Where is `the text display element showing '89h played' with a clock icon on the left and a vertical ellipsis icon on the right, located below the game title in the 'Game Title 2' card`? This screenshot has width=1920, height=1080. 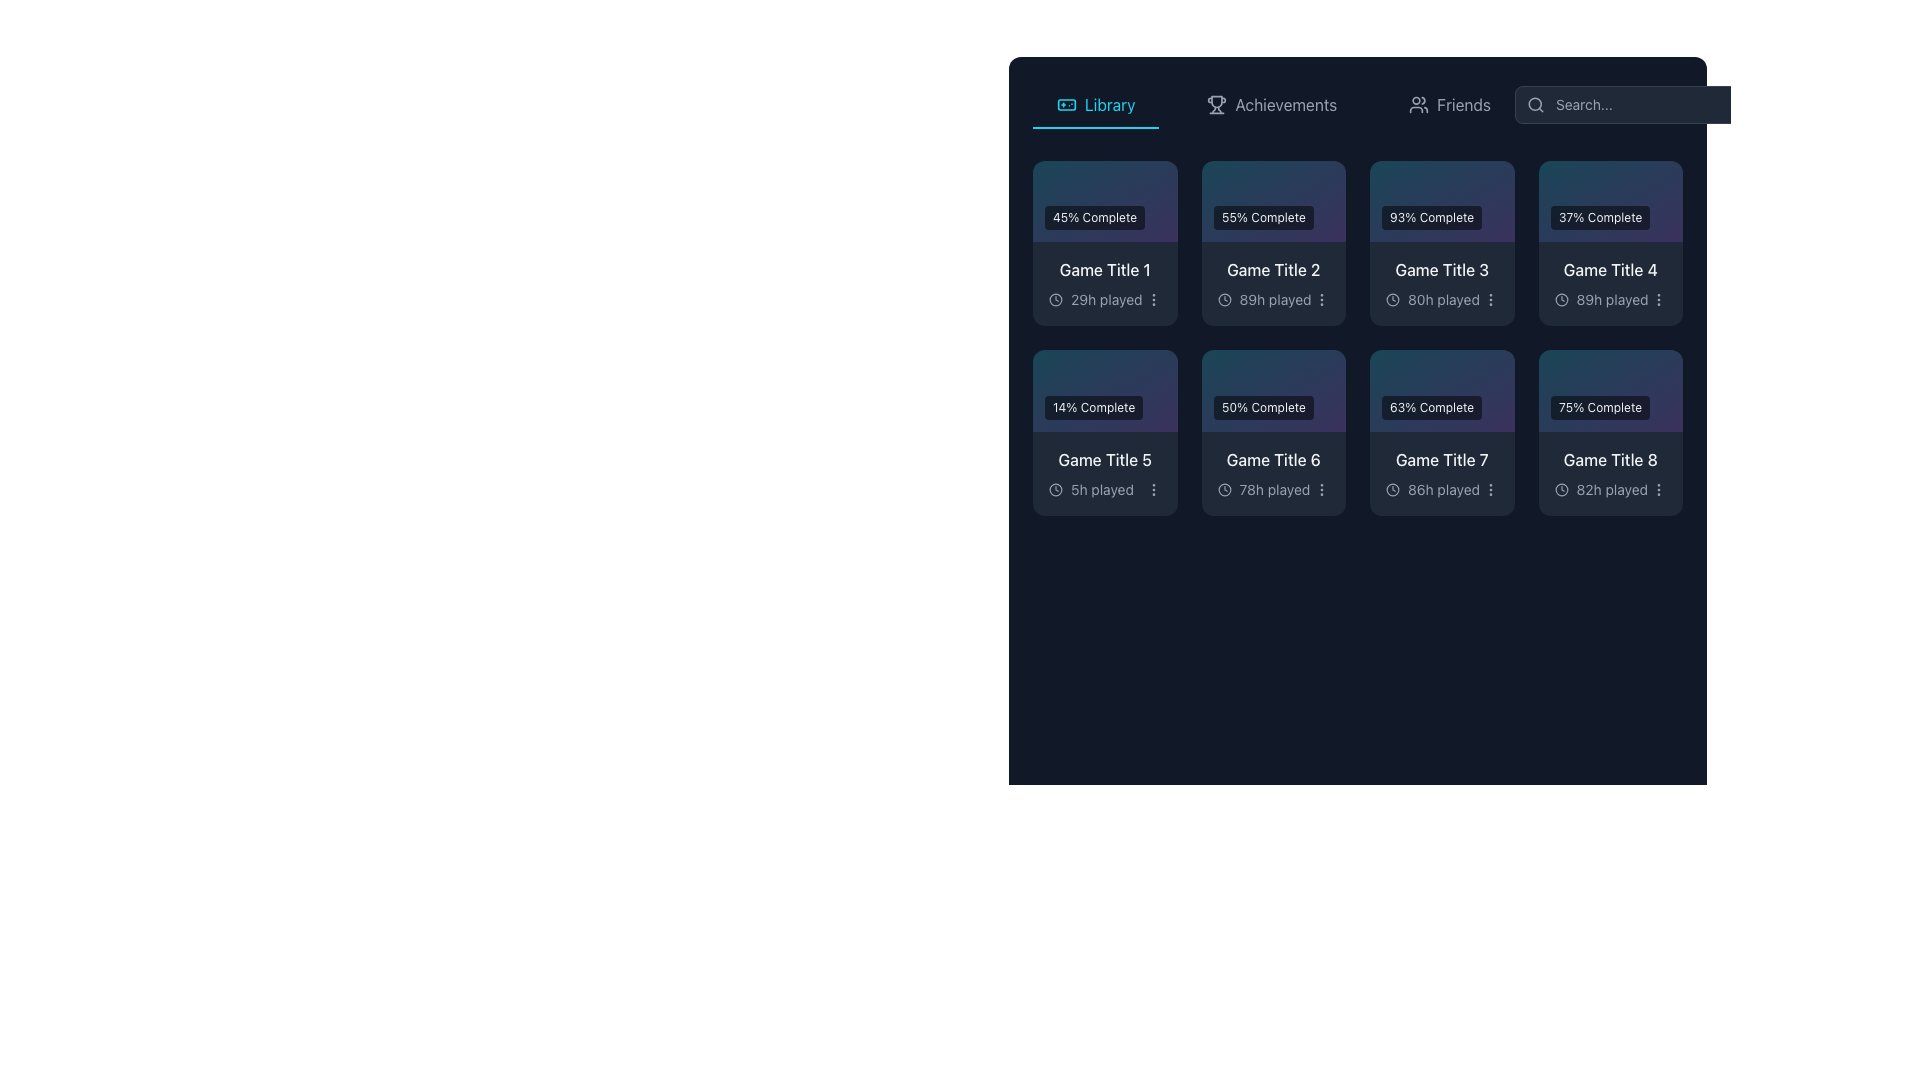 the text display element showing '89h played' with a clock icon on the left and a vertical ellipsis icon on the right, located below the game title in the 'Game Title 2' card is located at coordinates (1272, 300).